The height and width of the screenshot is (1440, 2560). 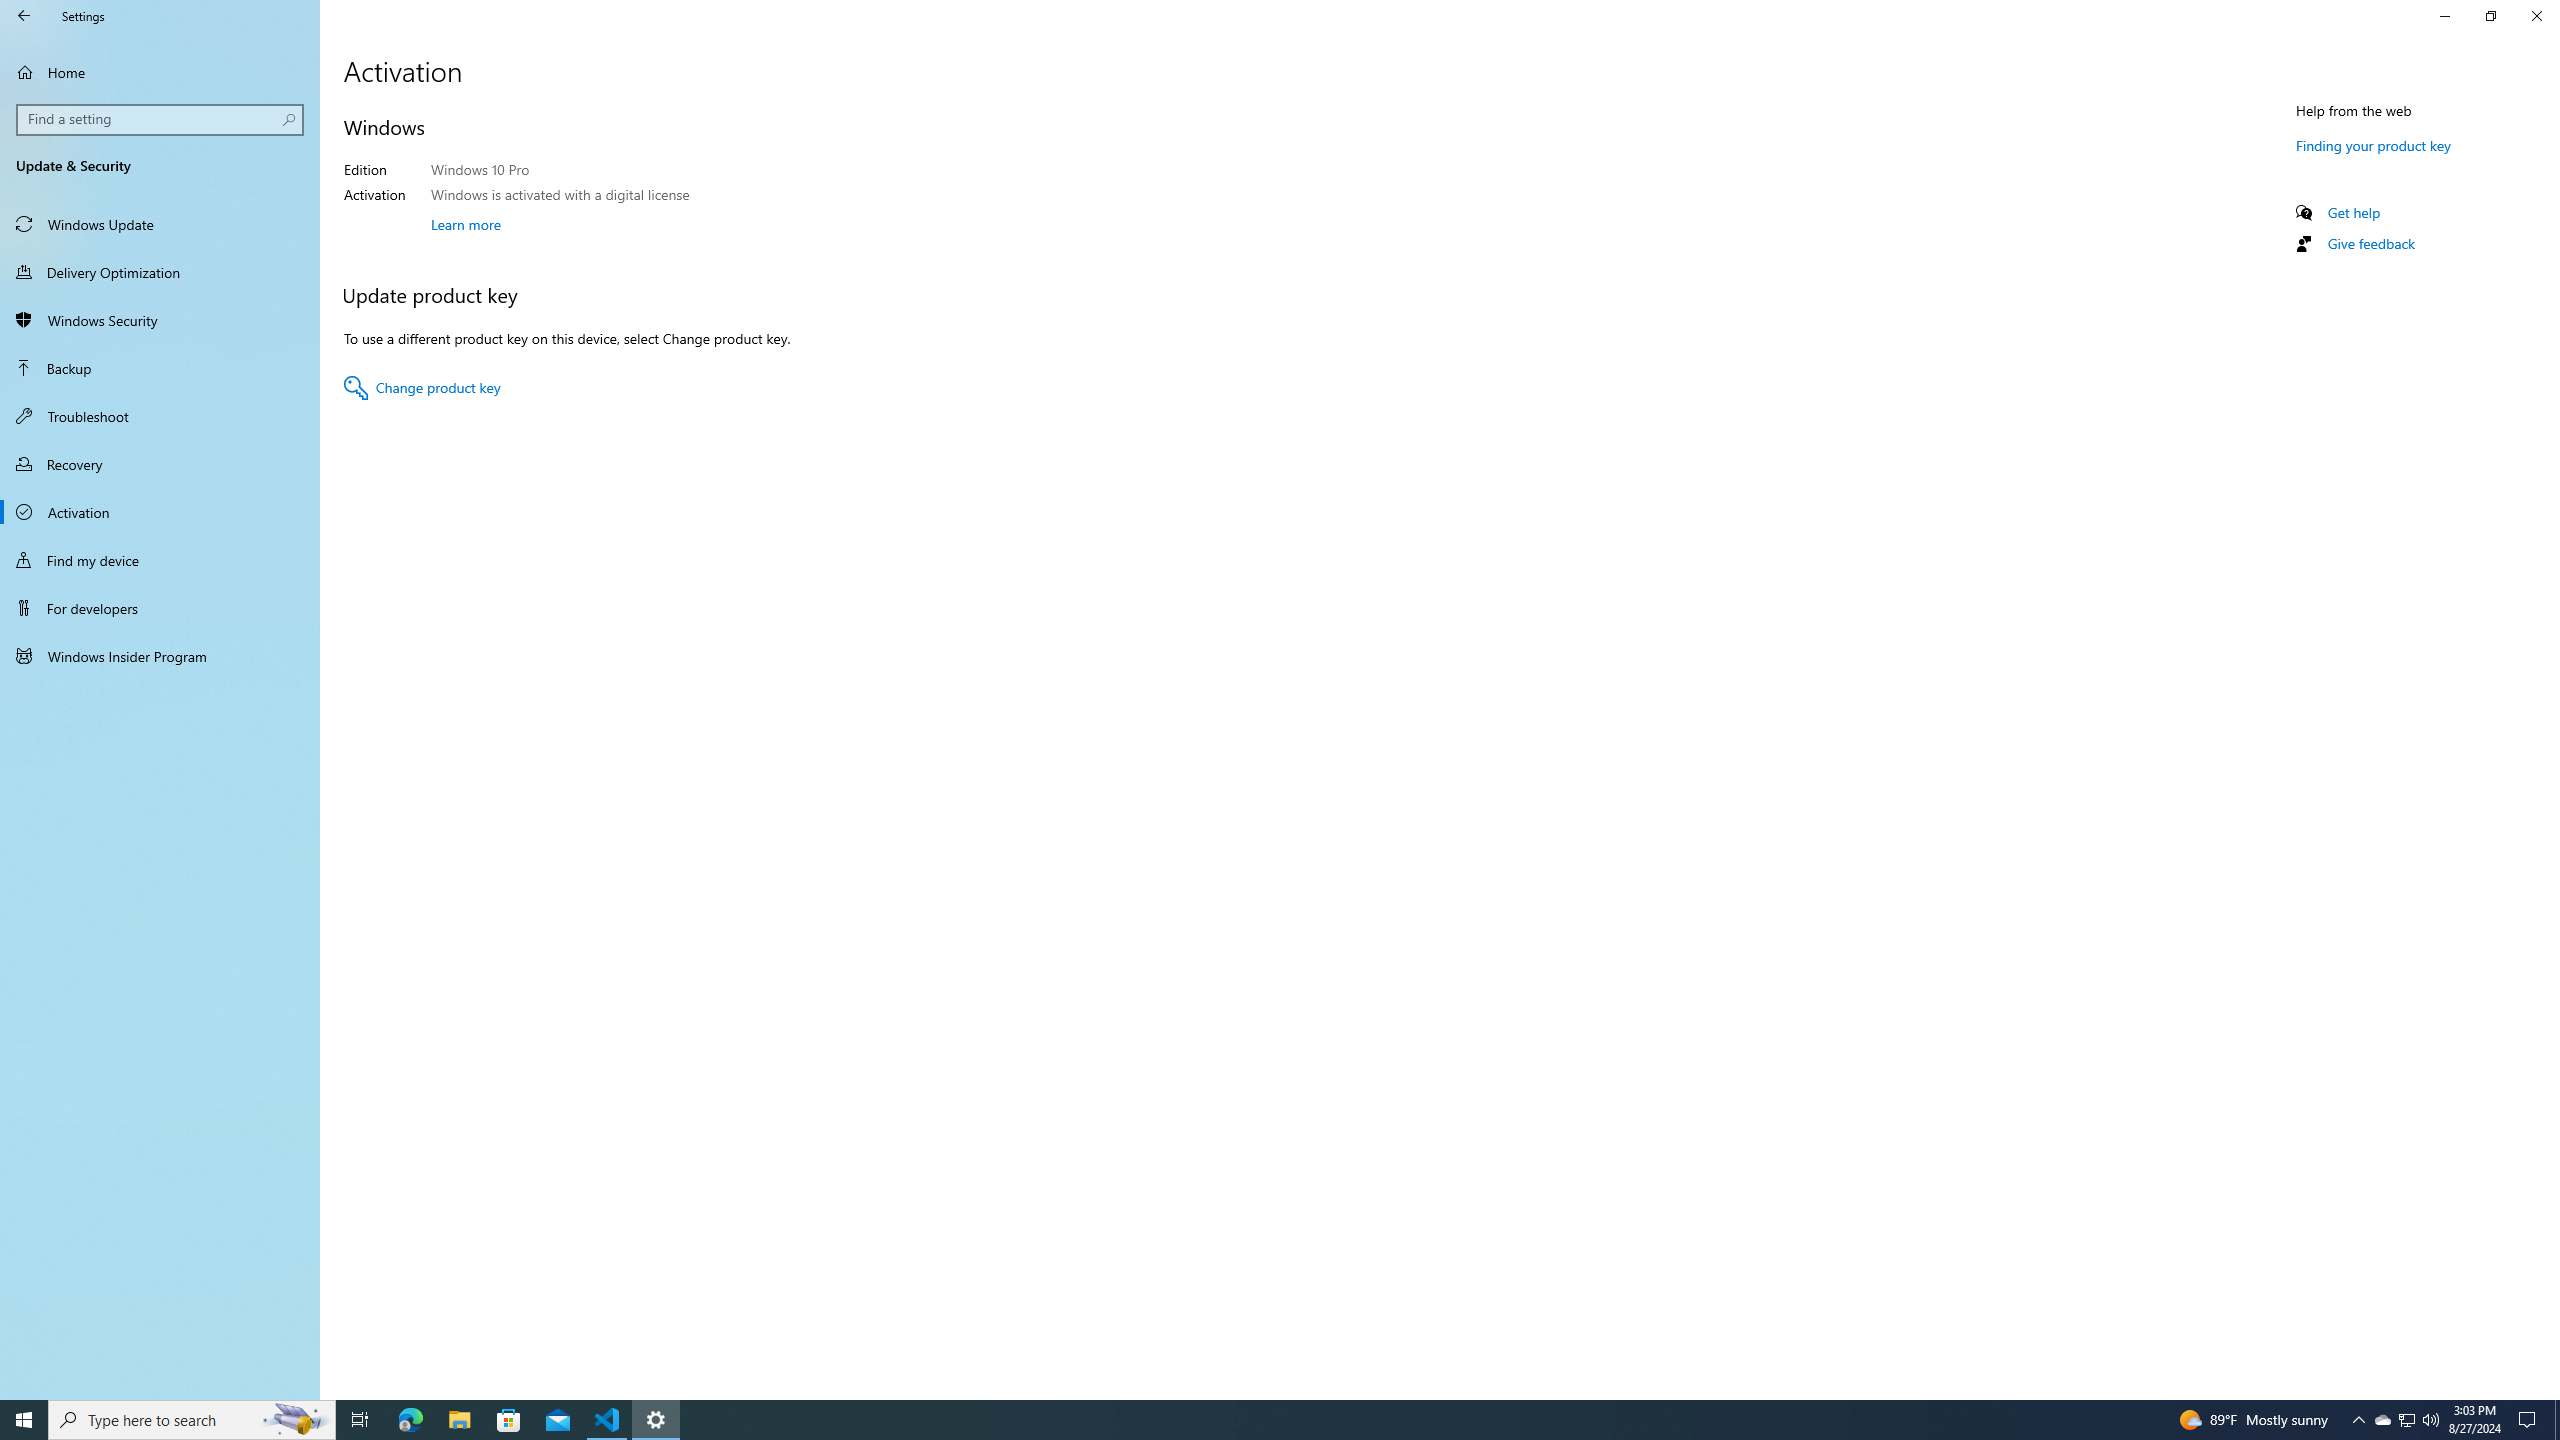 What do you see at coordinates (509, 1418) in the screenshot?
I see `'Microsoft Store'` at bounding box center [509, 1418].